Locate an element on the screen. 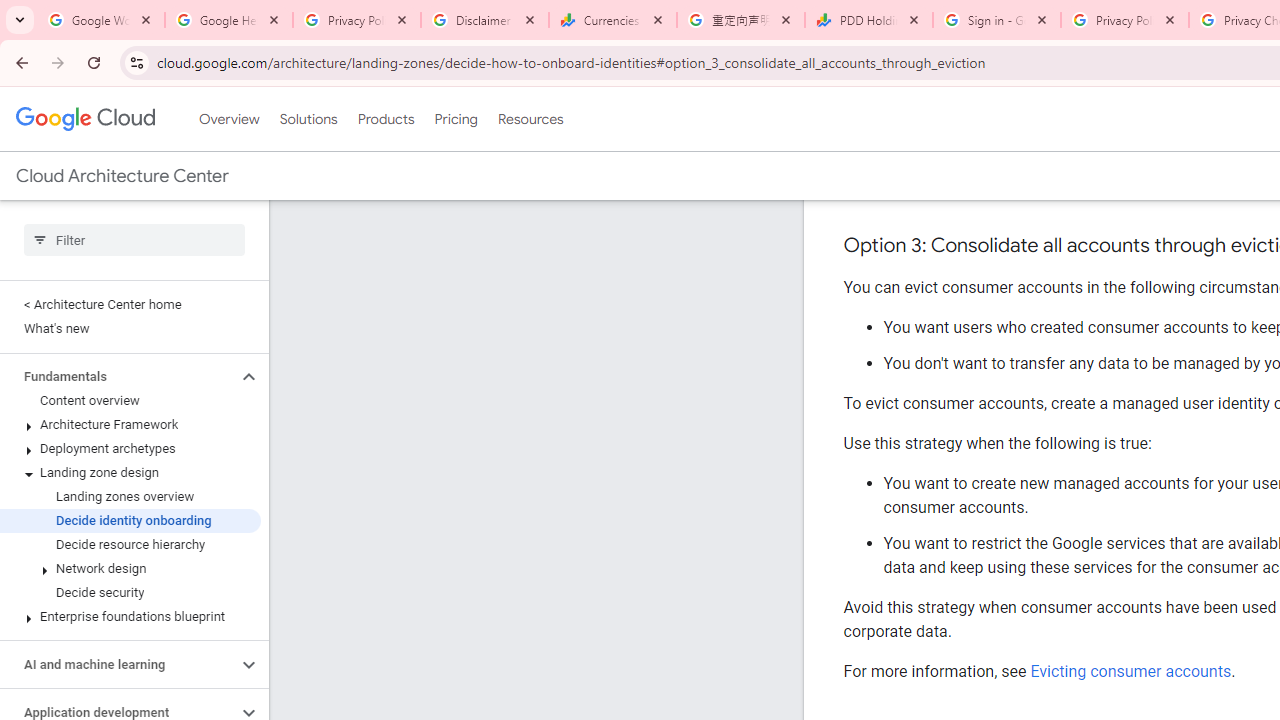 The width and height of the screenshot is (1280, 720). 'Decide identity onboarding' is located at coordinates (129, 519).